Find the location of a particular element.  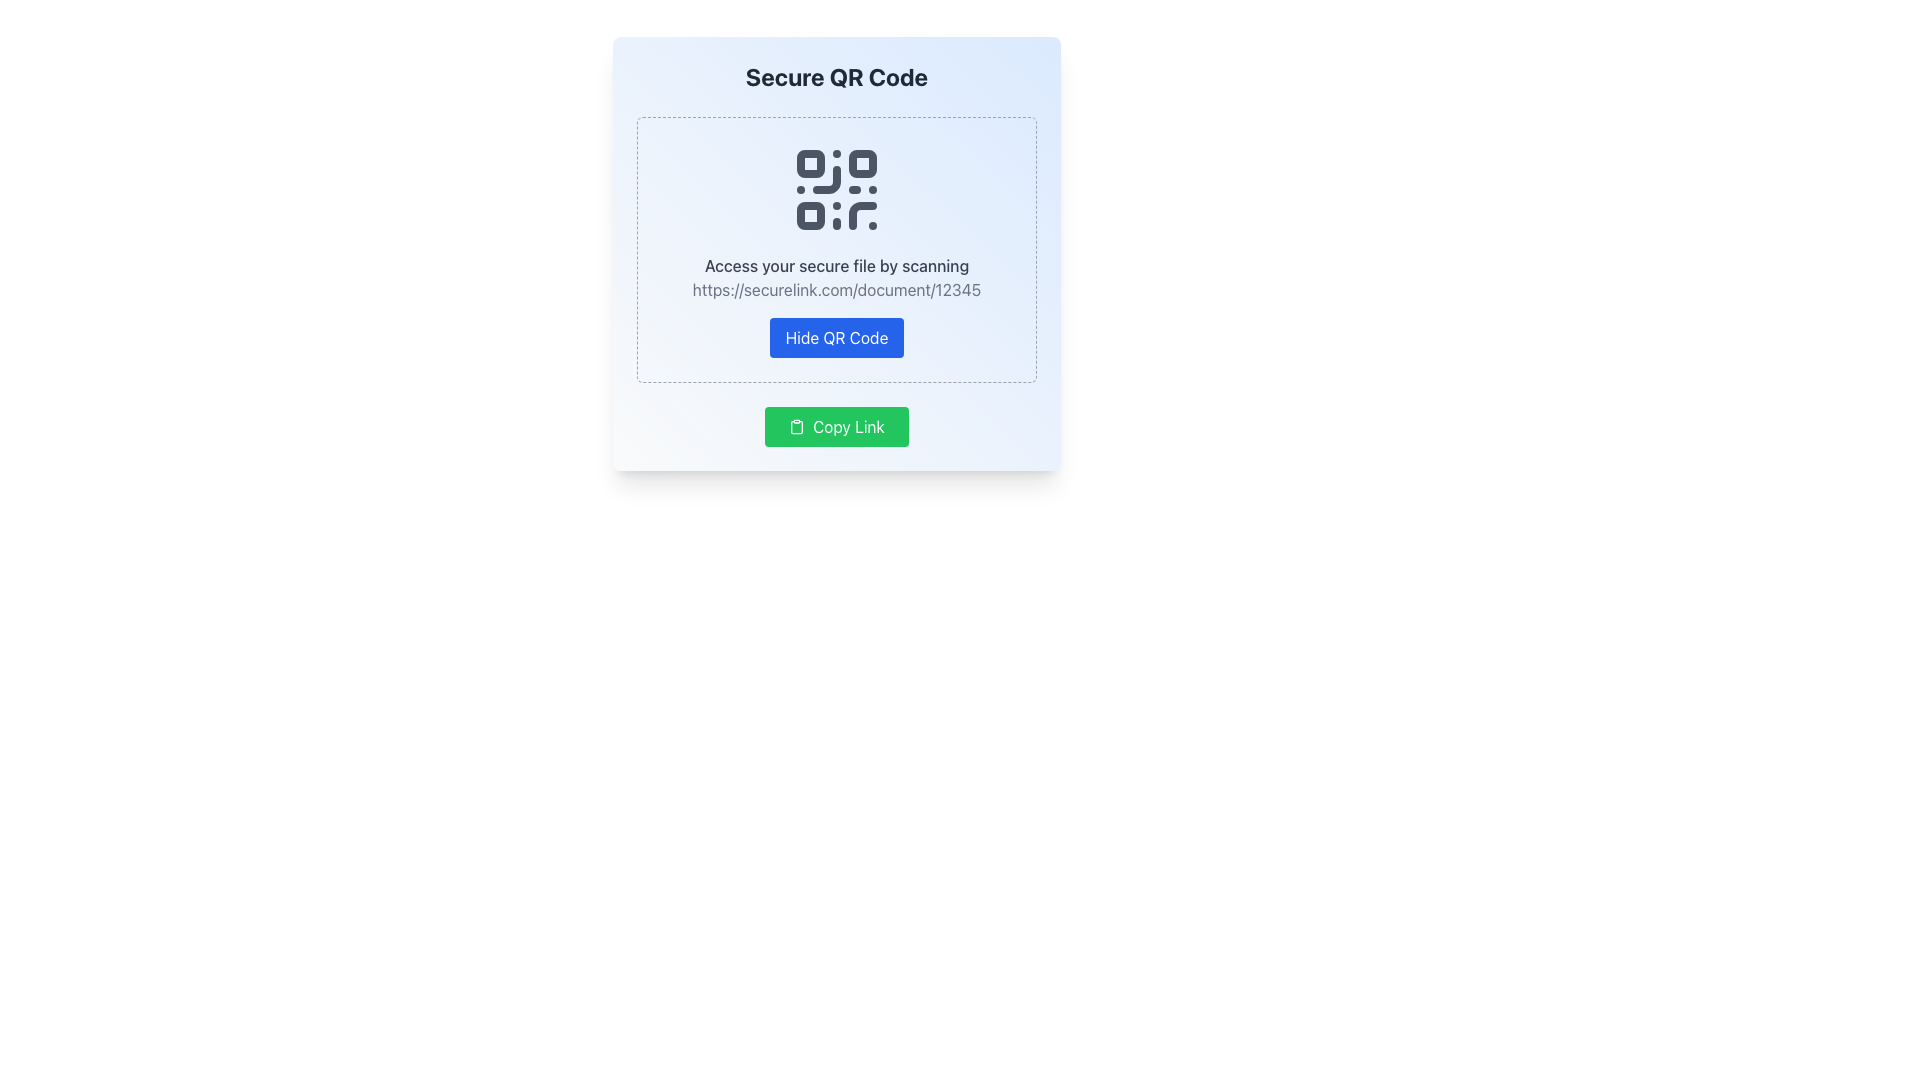

the green button located at the bottom center of the modal window to copy a link to the clipboard is located at coordinates (836, 426).